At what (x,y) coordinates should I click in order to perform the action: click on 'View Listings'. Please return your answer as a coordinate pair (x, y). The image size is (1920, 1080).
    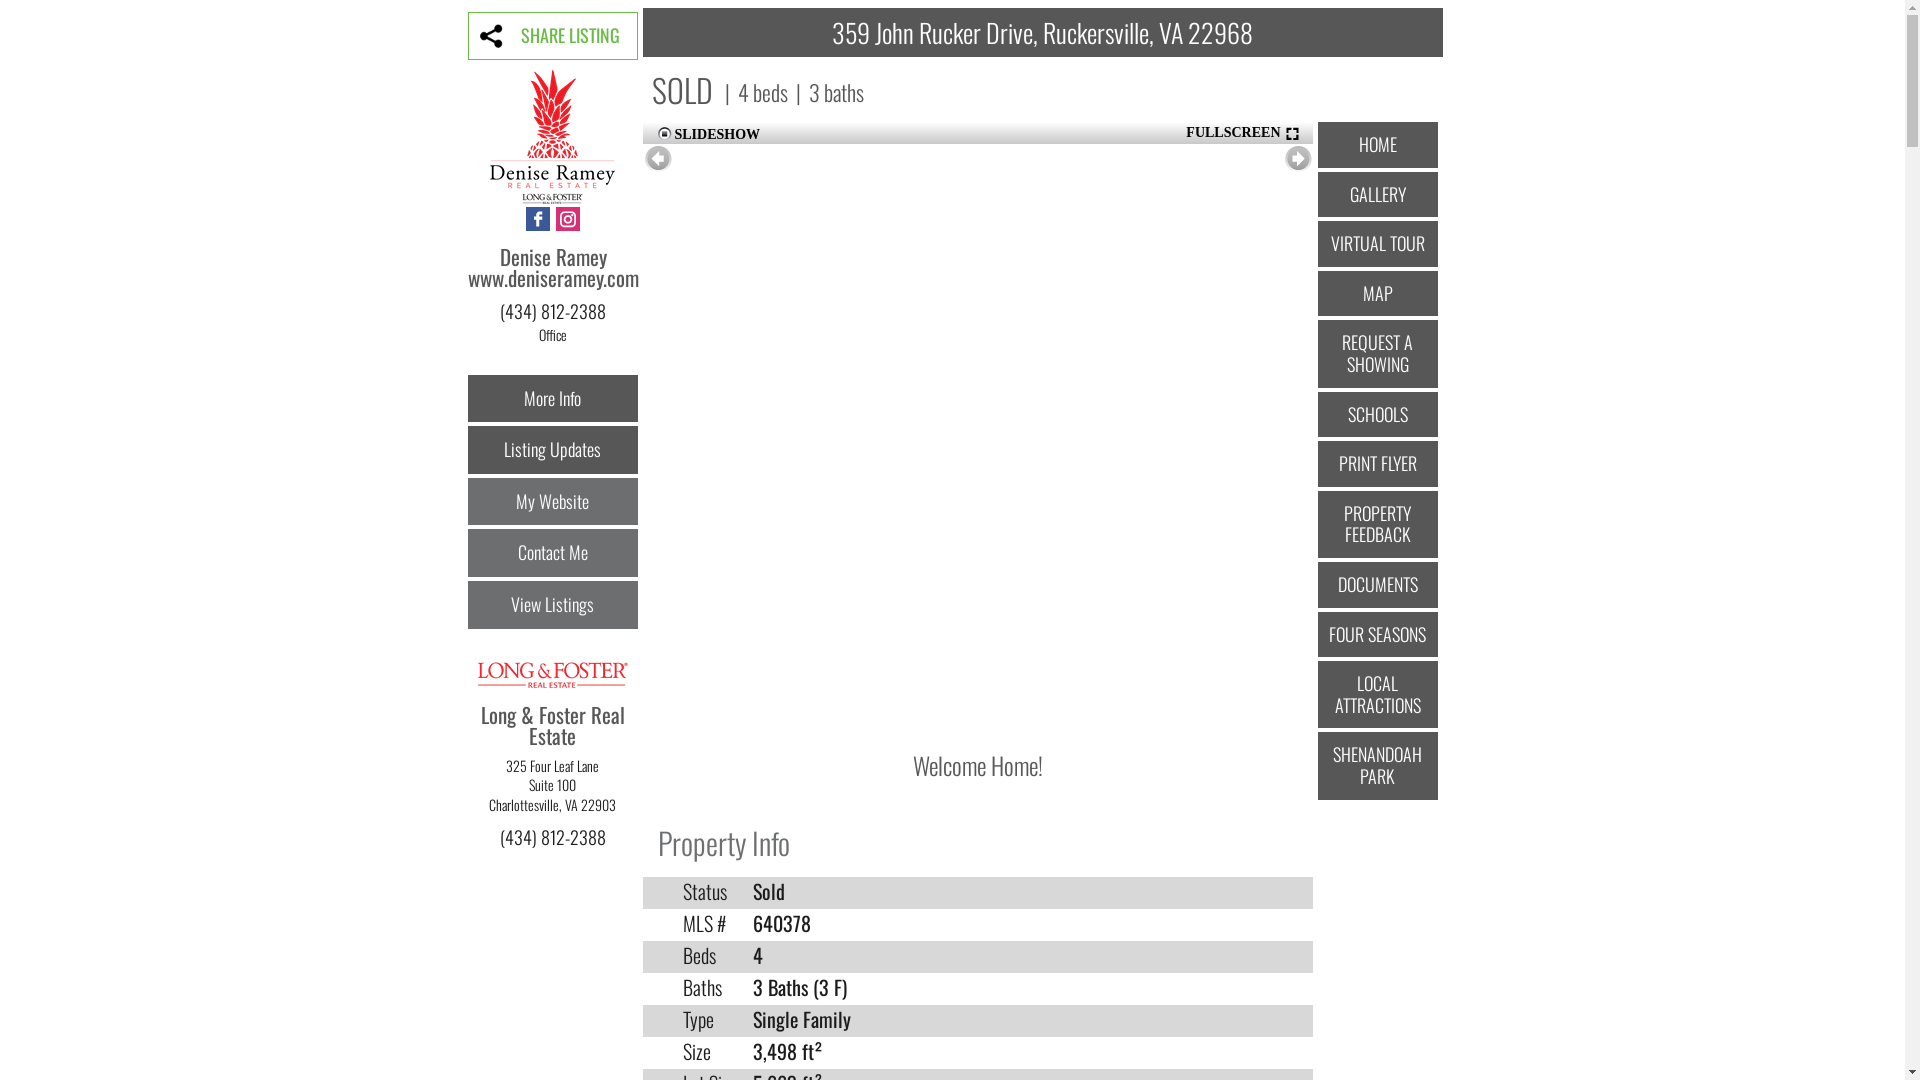
    Looking at the image, I should click on (552, 604).